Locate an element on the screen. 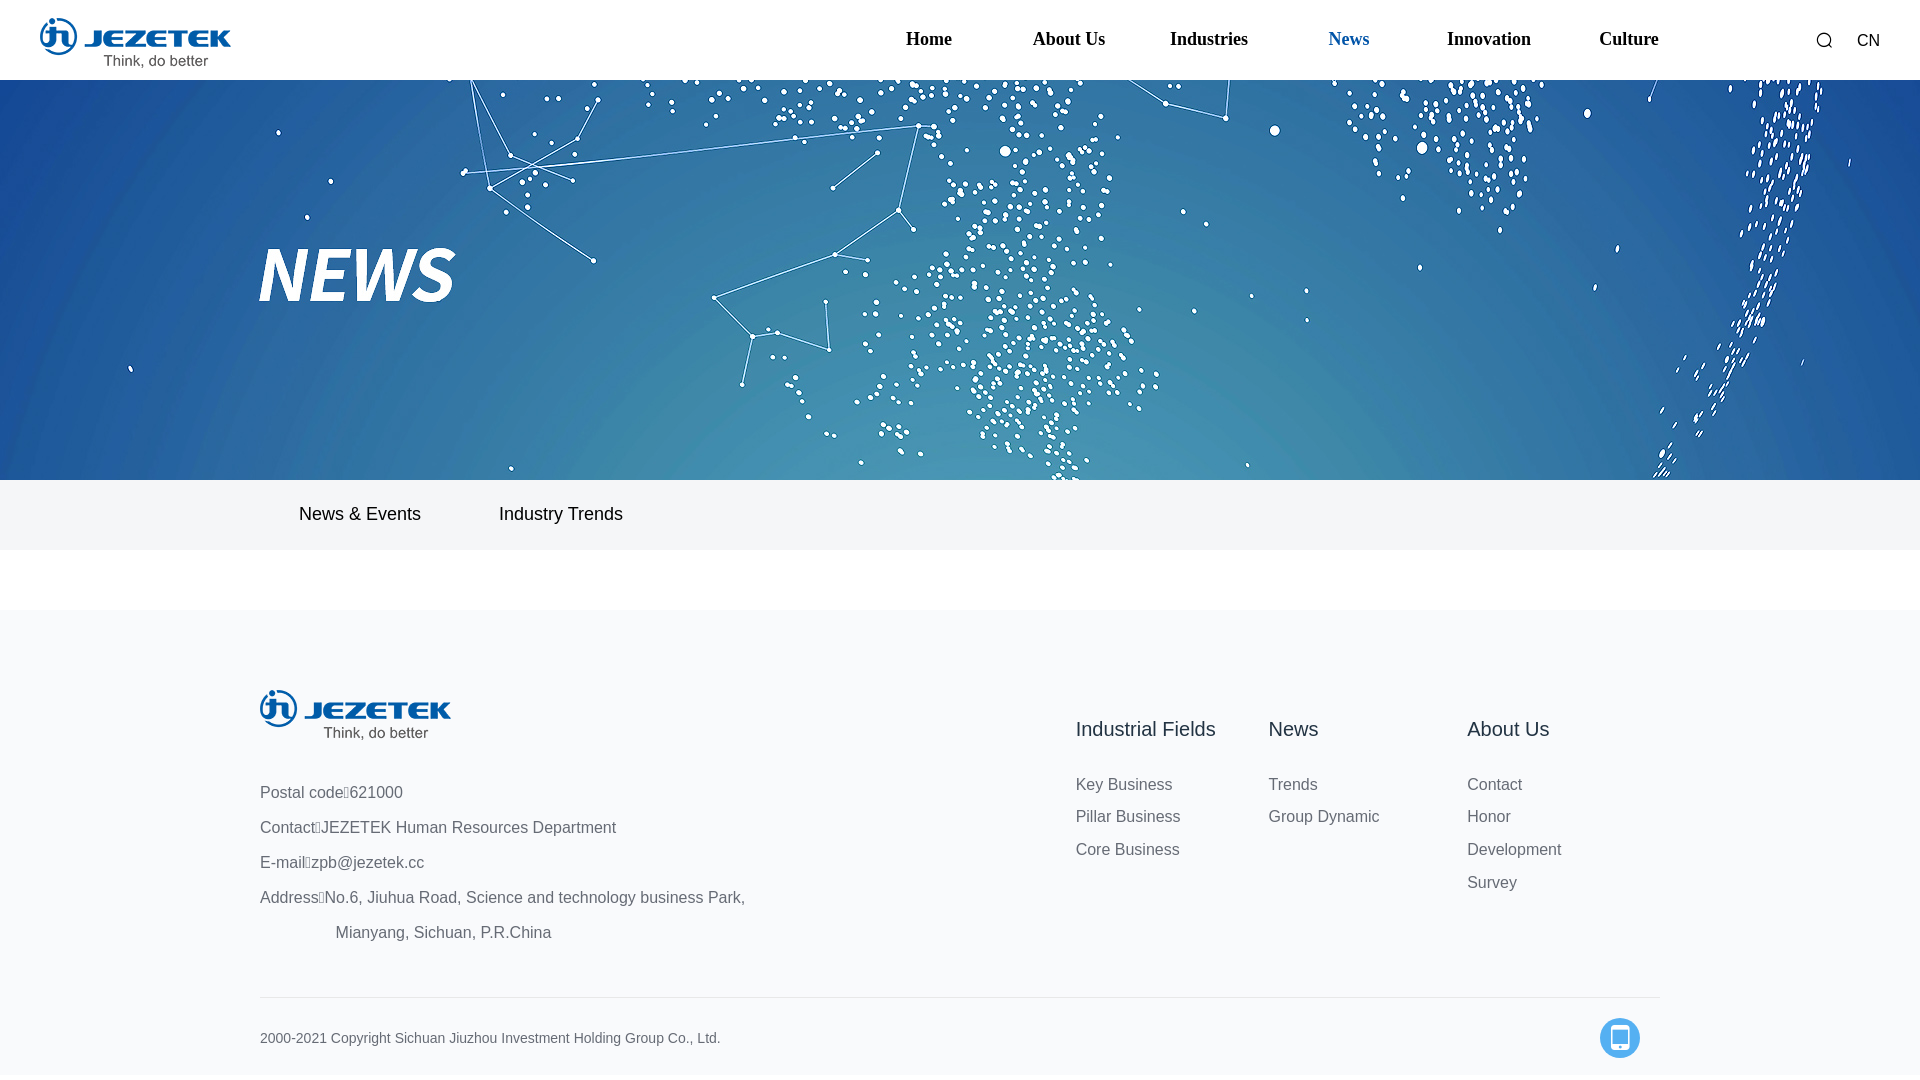  'CN' is located at coordinates (1867, 40).